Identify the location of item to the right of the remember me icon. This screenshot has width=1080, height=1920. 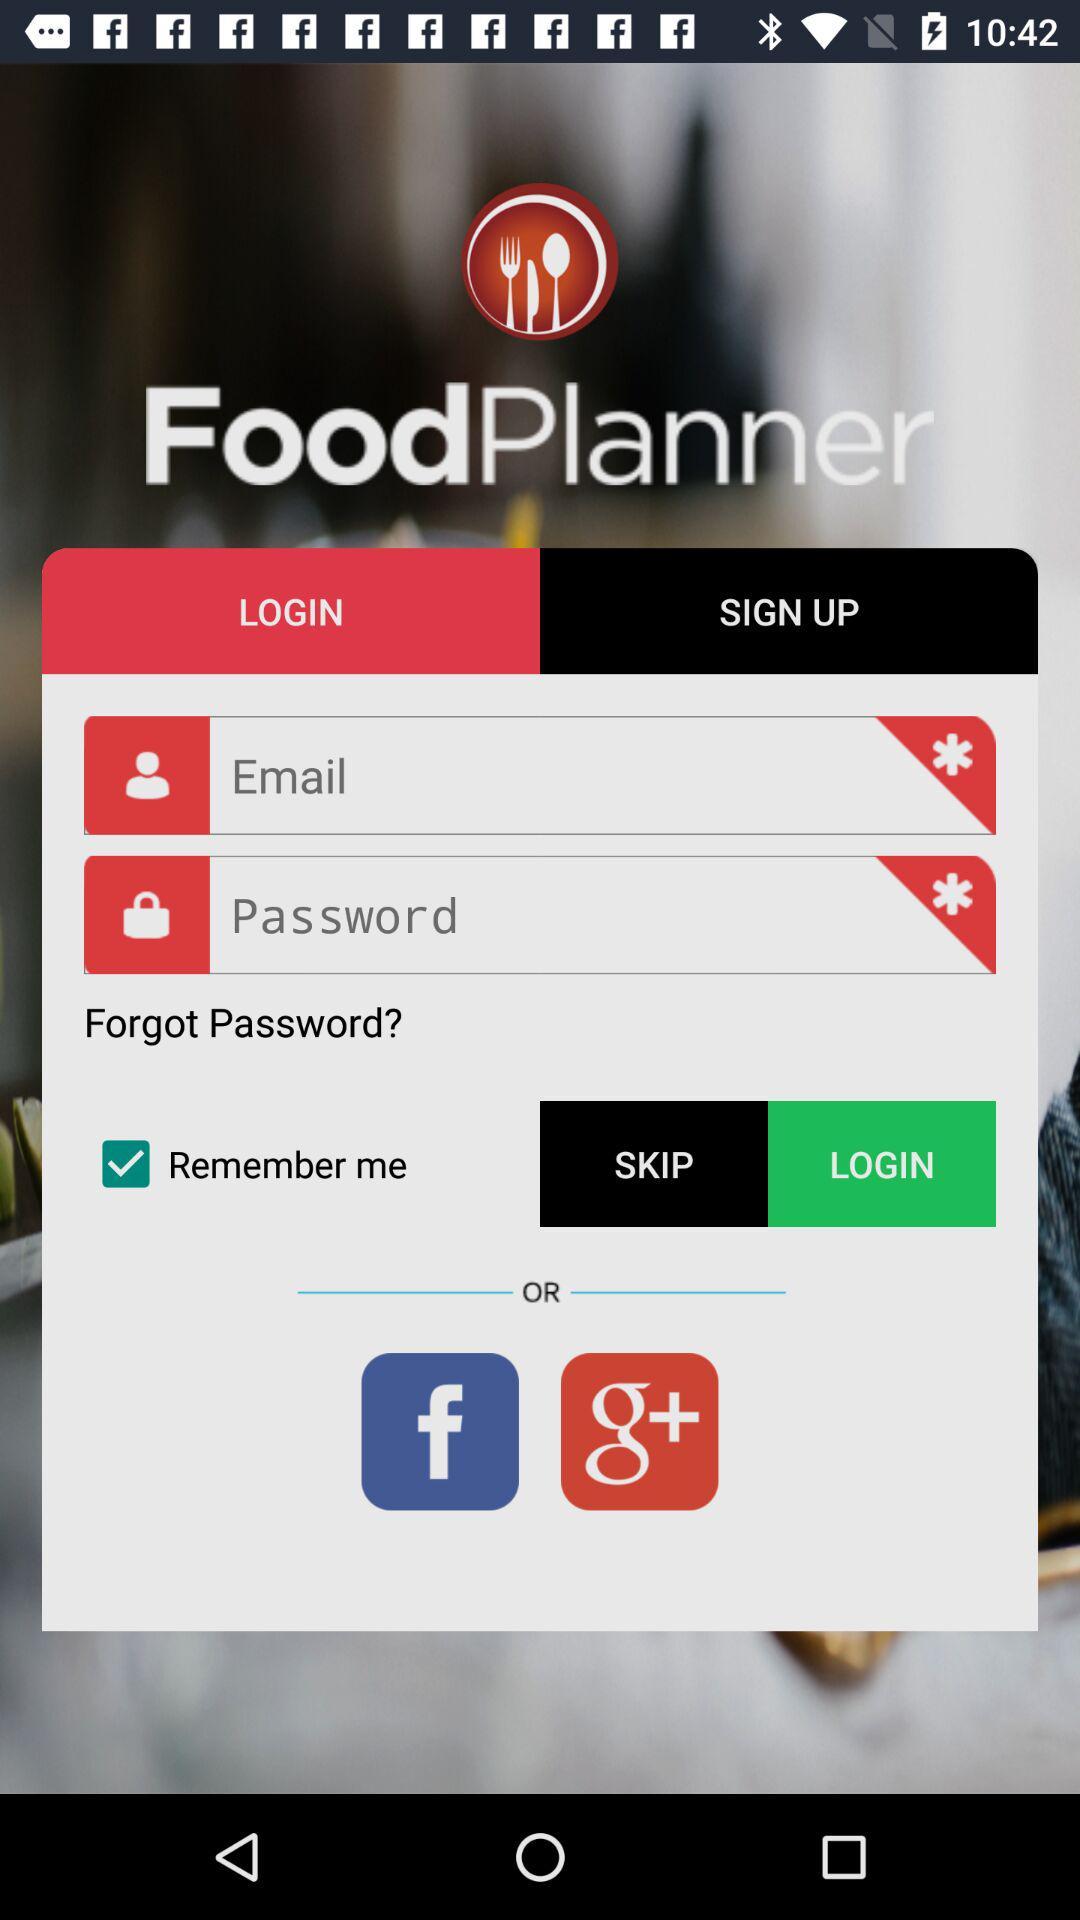
(654, 1164).